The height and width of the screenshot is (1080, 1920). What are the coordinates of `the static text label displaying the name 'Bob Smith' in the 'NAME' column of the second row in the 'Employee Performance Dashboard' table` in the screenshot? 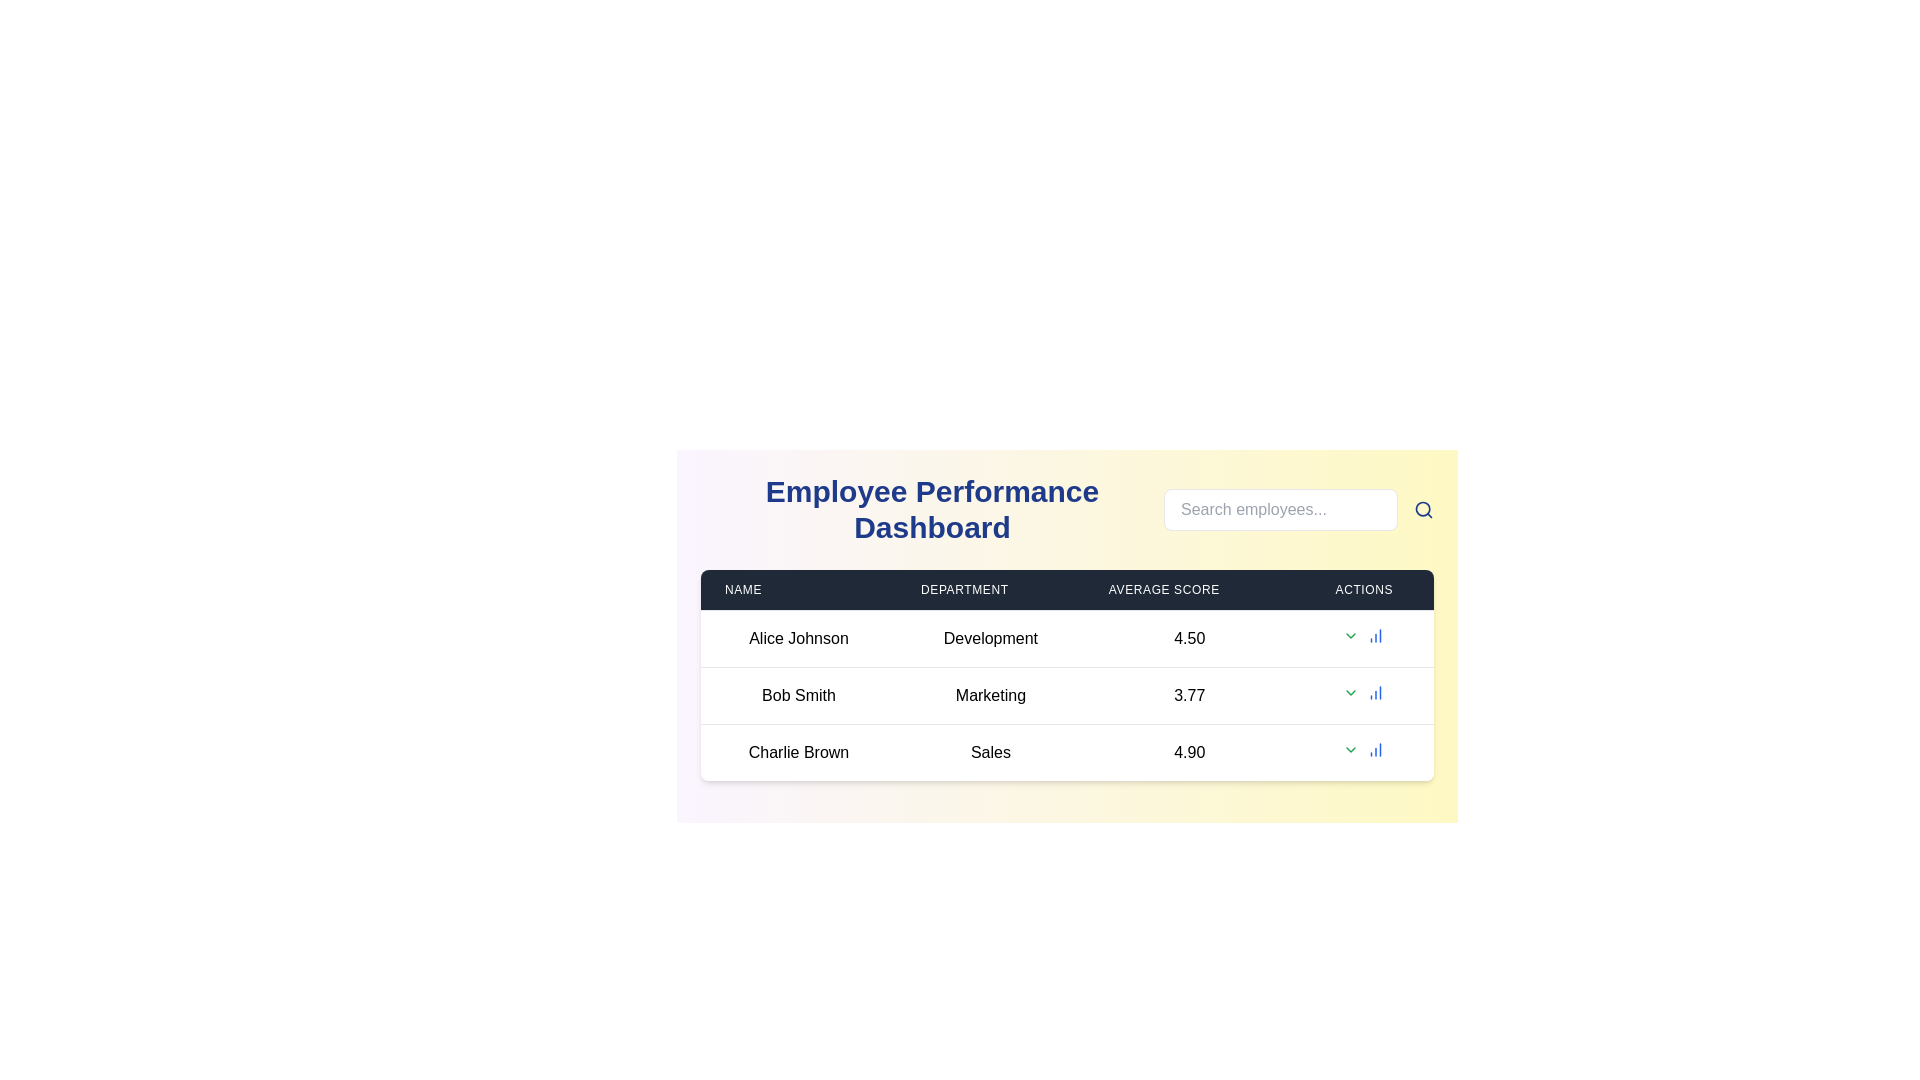 It's located at (798, 694).